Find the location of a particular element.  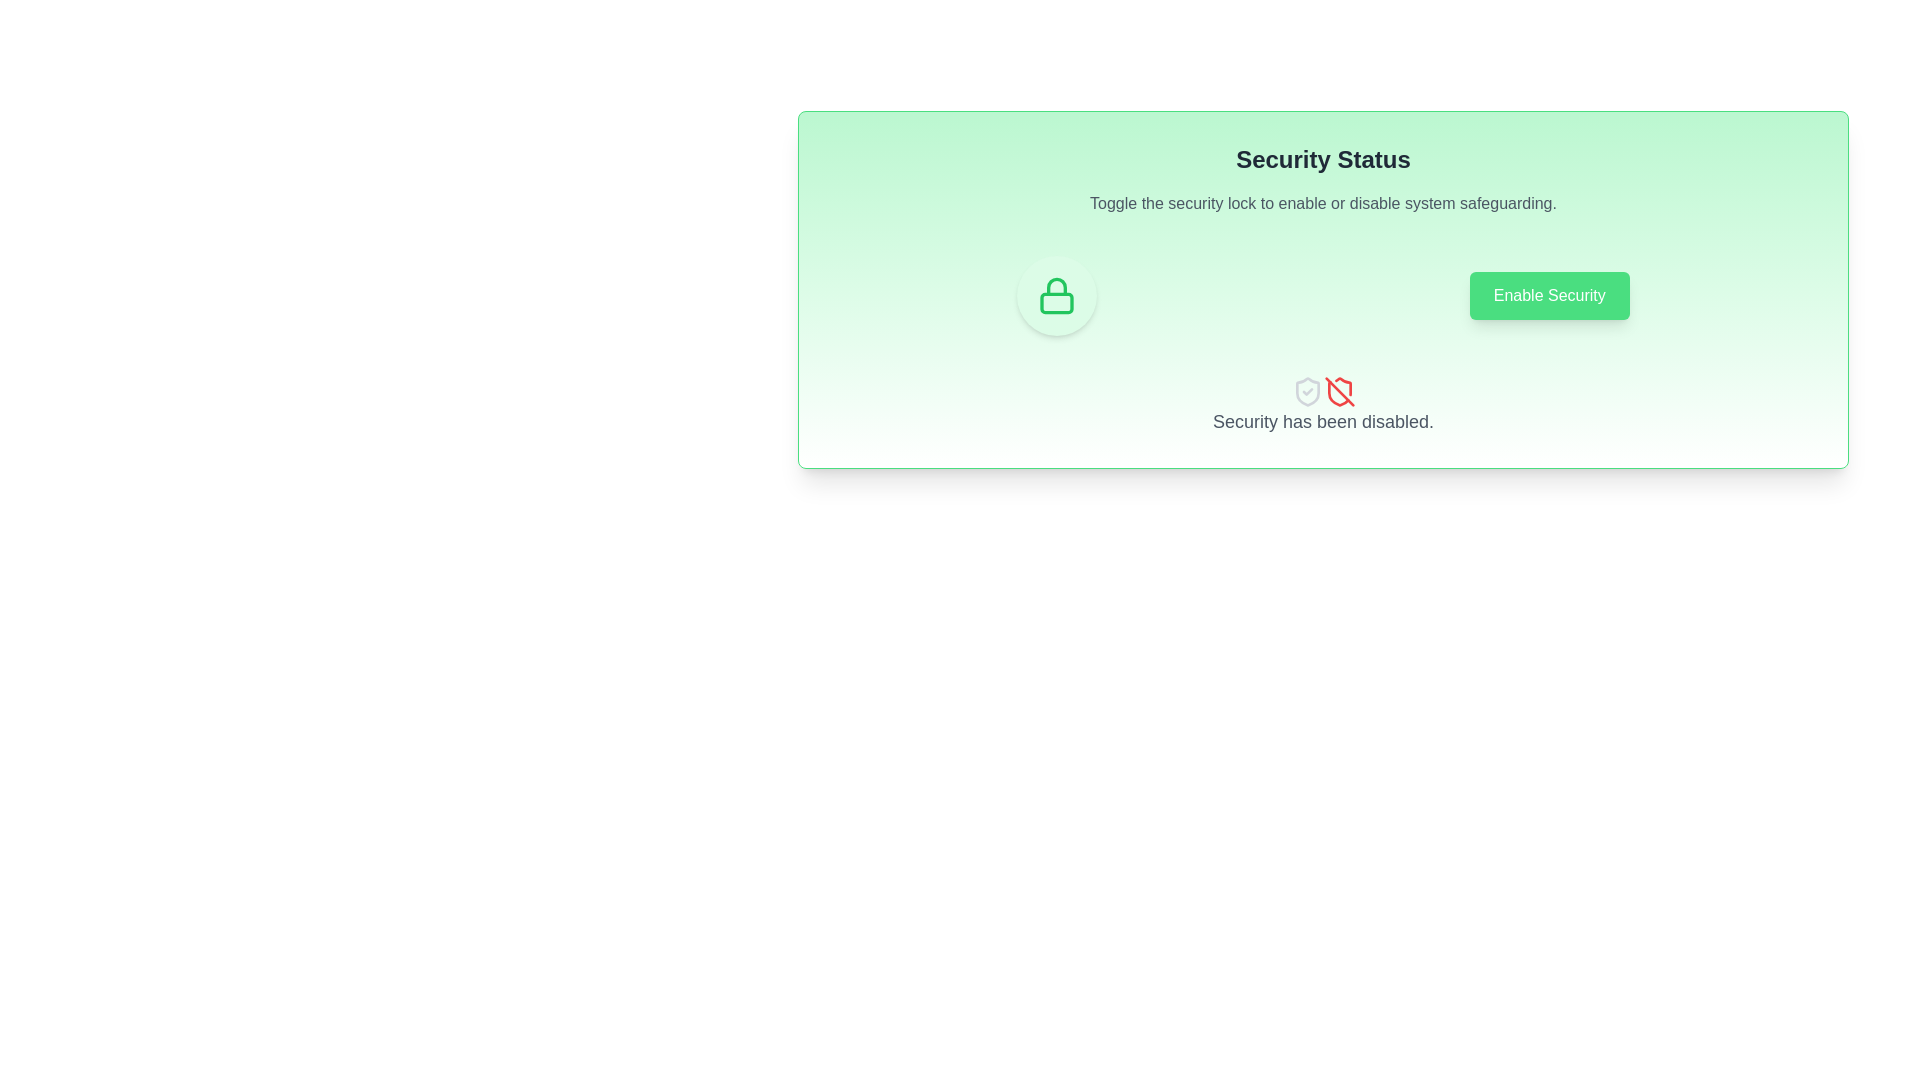

the 'Security Status' text label, which is prominently displayed at the top of its section with a bold, large font in dark gray color is located at coordinates (1323, 158).